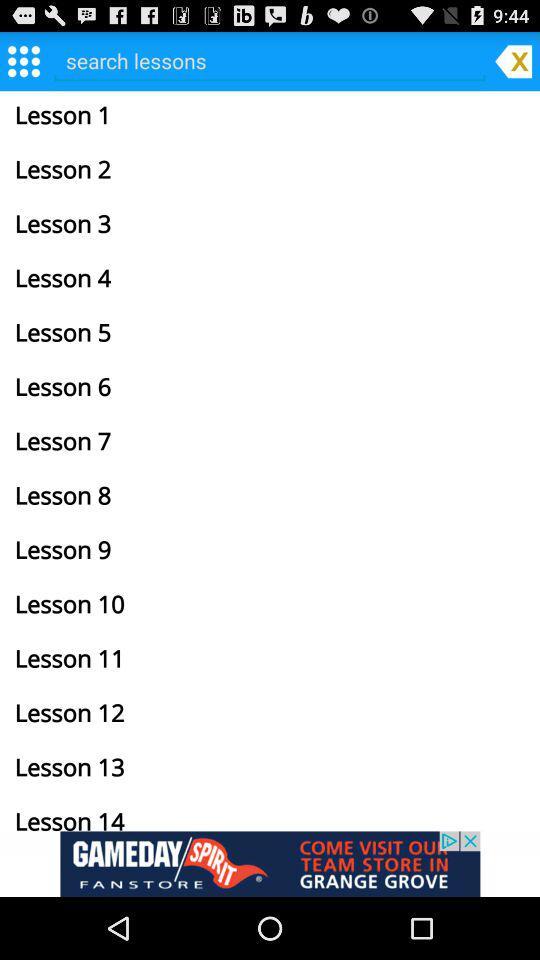 The image size is (540, 960). What do you see at coordinates (270, 59) in the screenshot?
I see `search for lessons` at bounding box center [270, 59].